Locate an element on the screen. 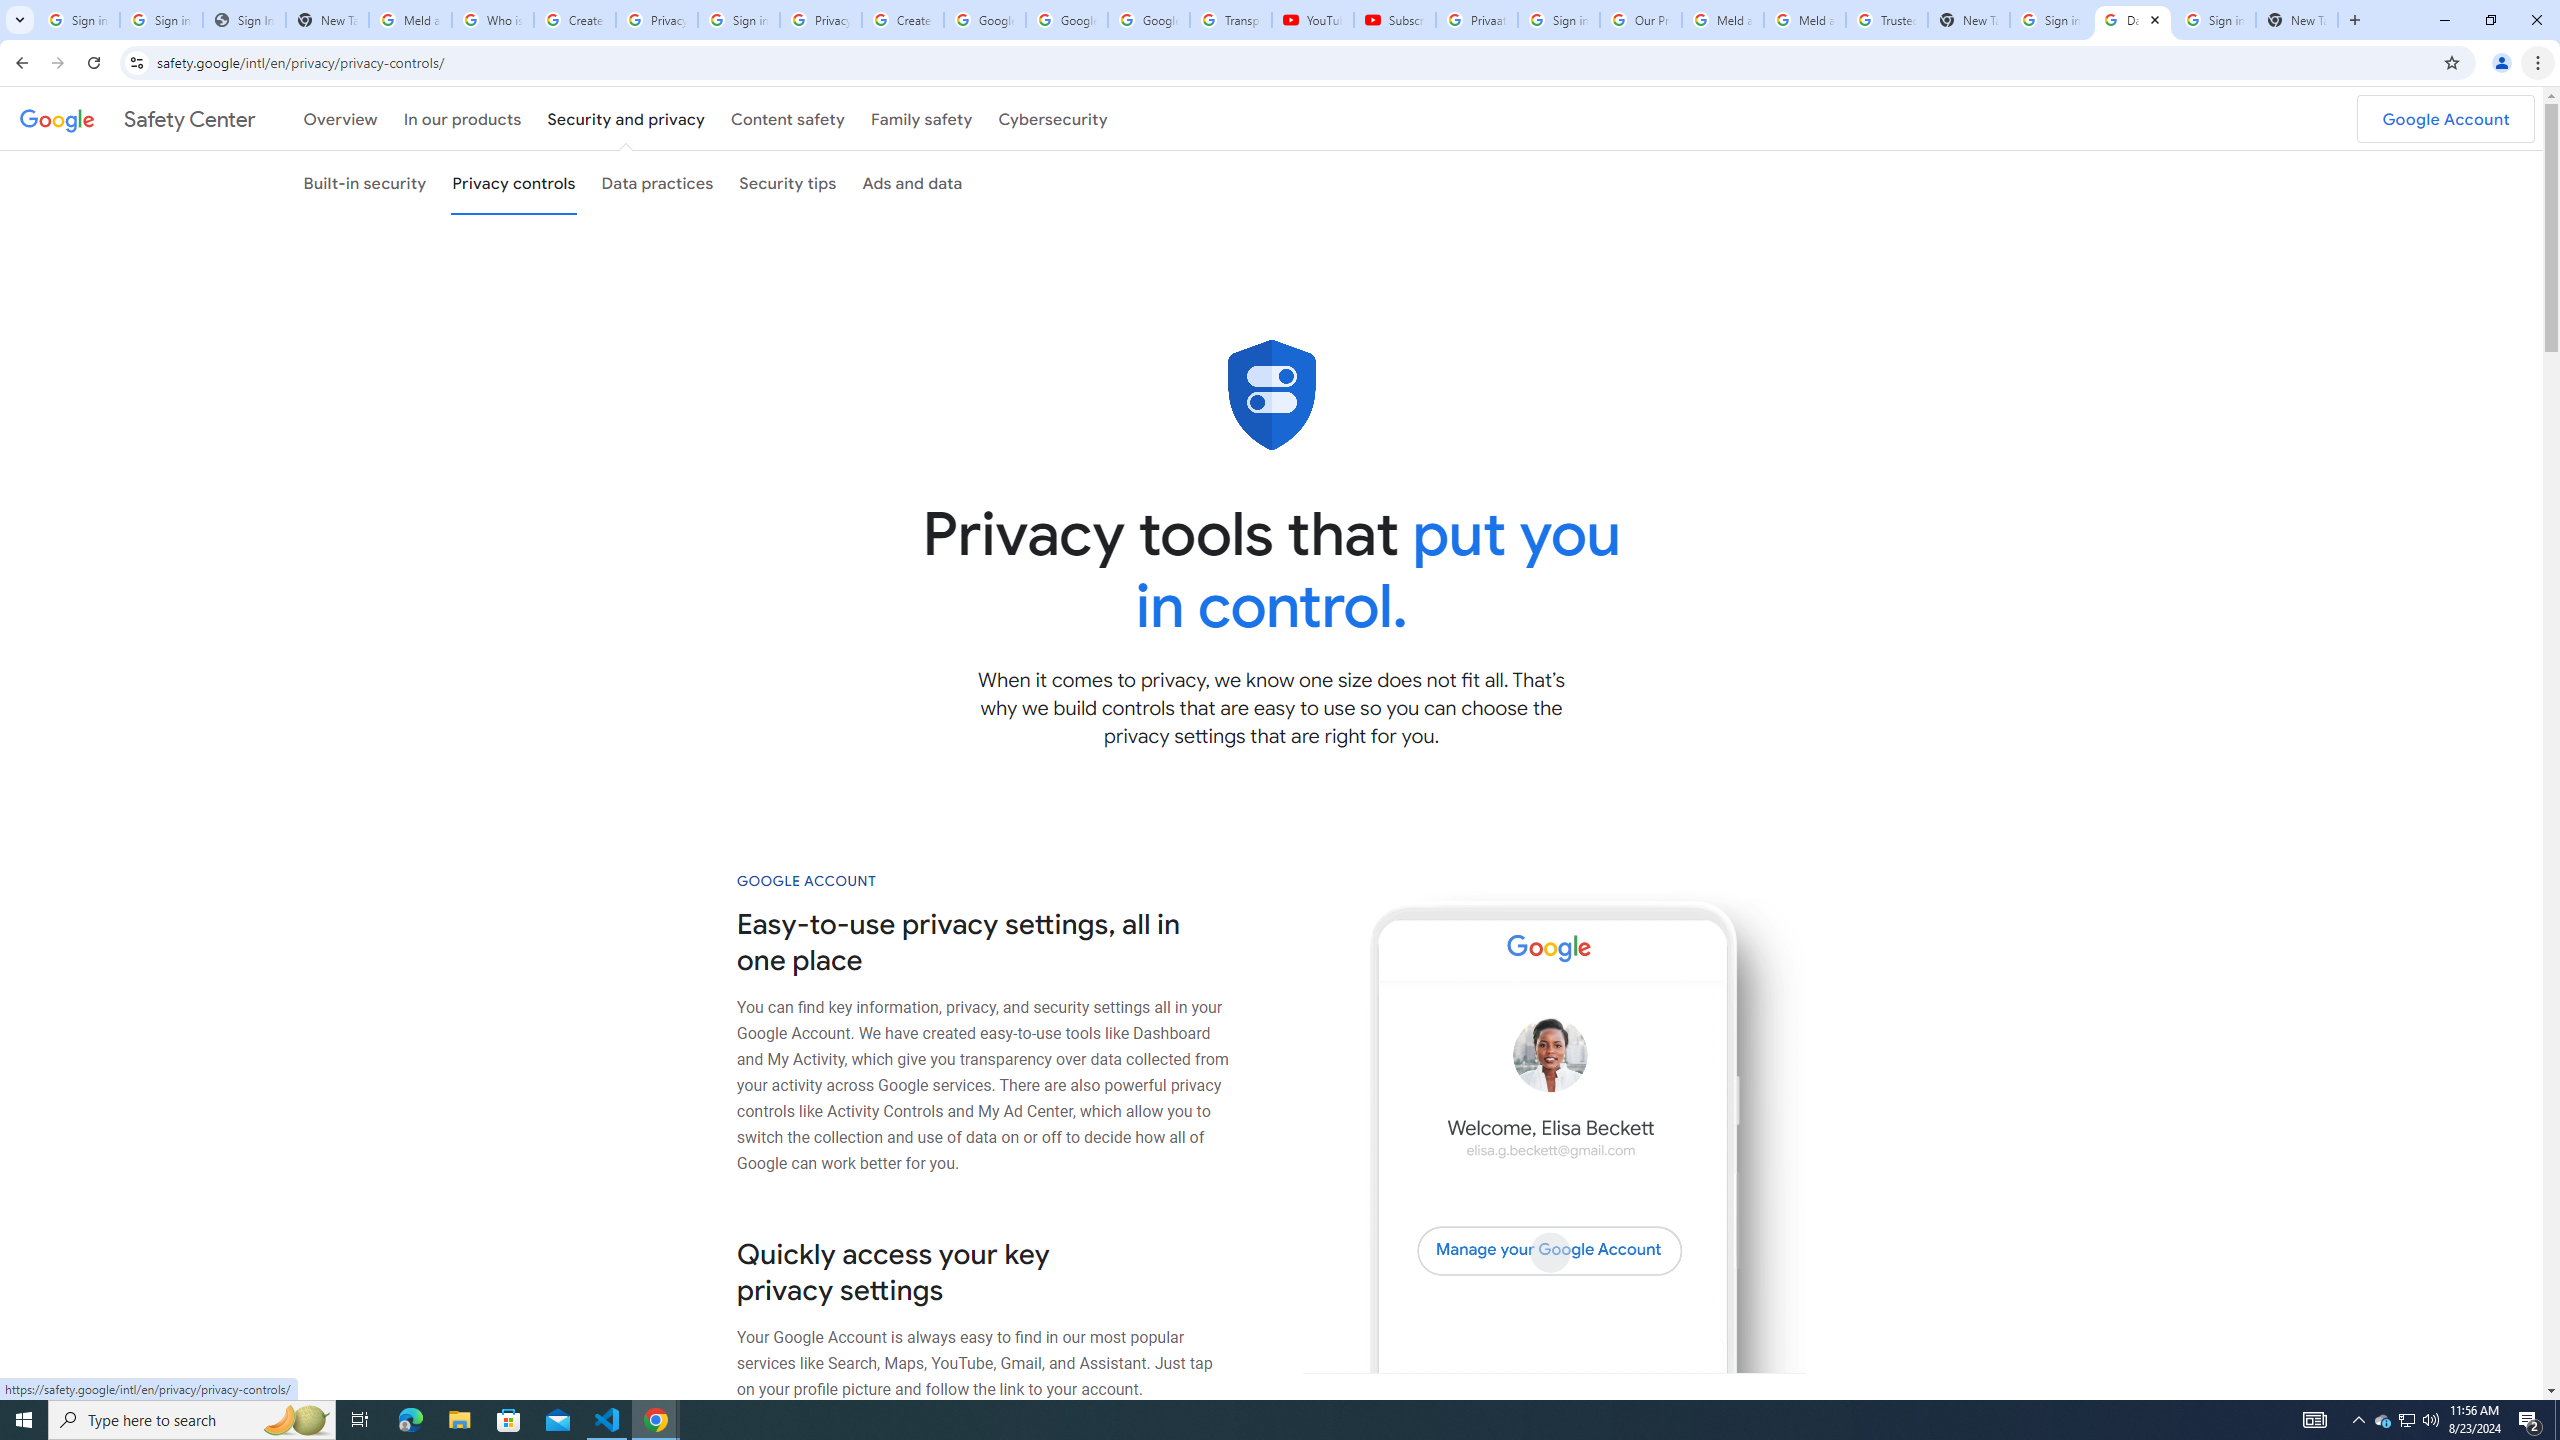 This screenshot has height=1440, width=2560. 'Subscriptions - YouTube' is located at coordinates (1393, 19).